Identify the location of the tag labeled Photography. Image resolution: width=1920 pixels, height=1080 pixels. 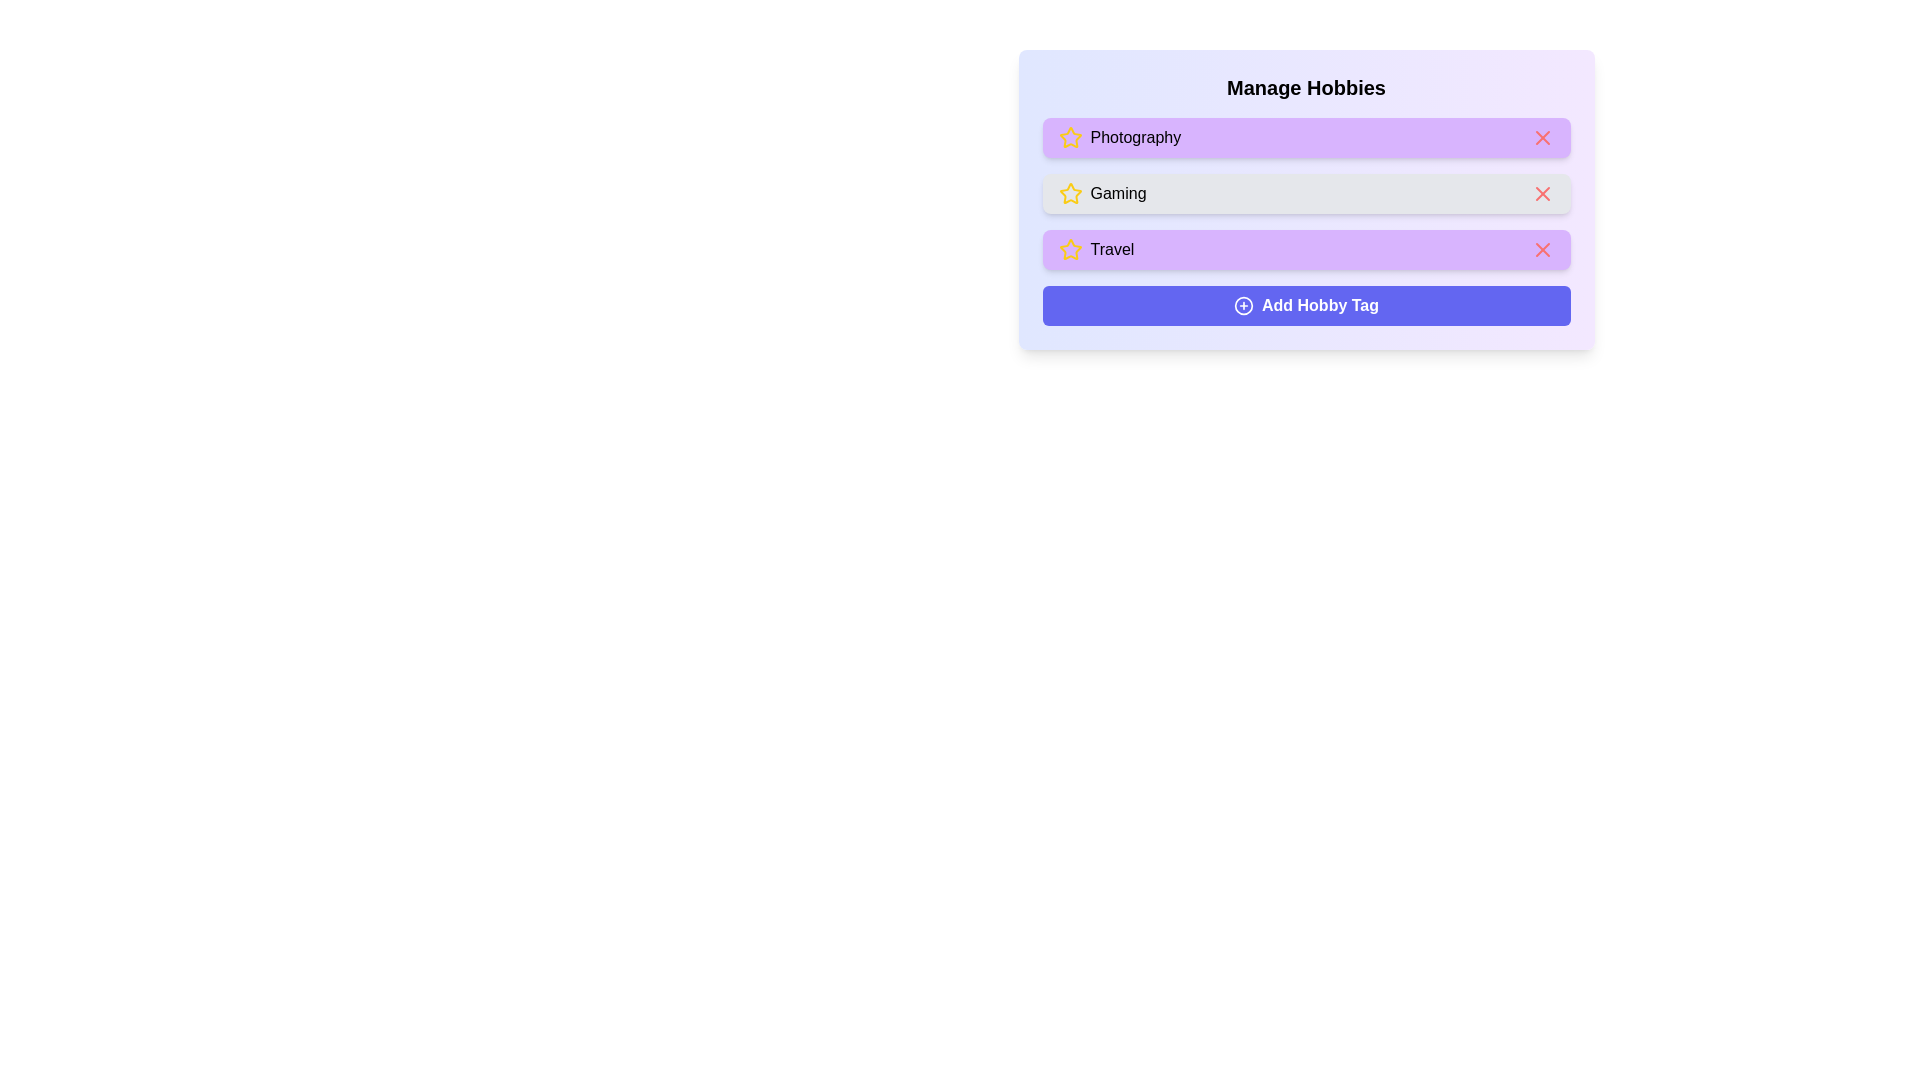
(1306, 137).